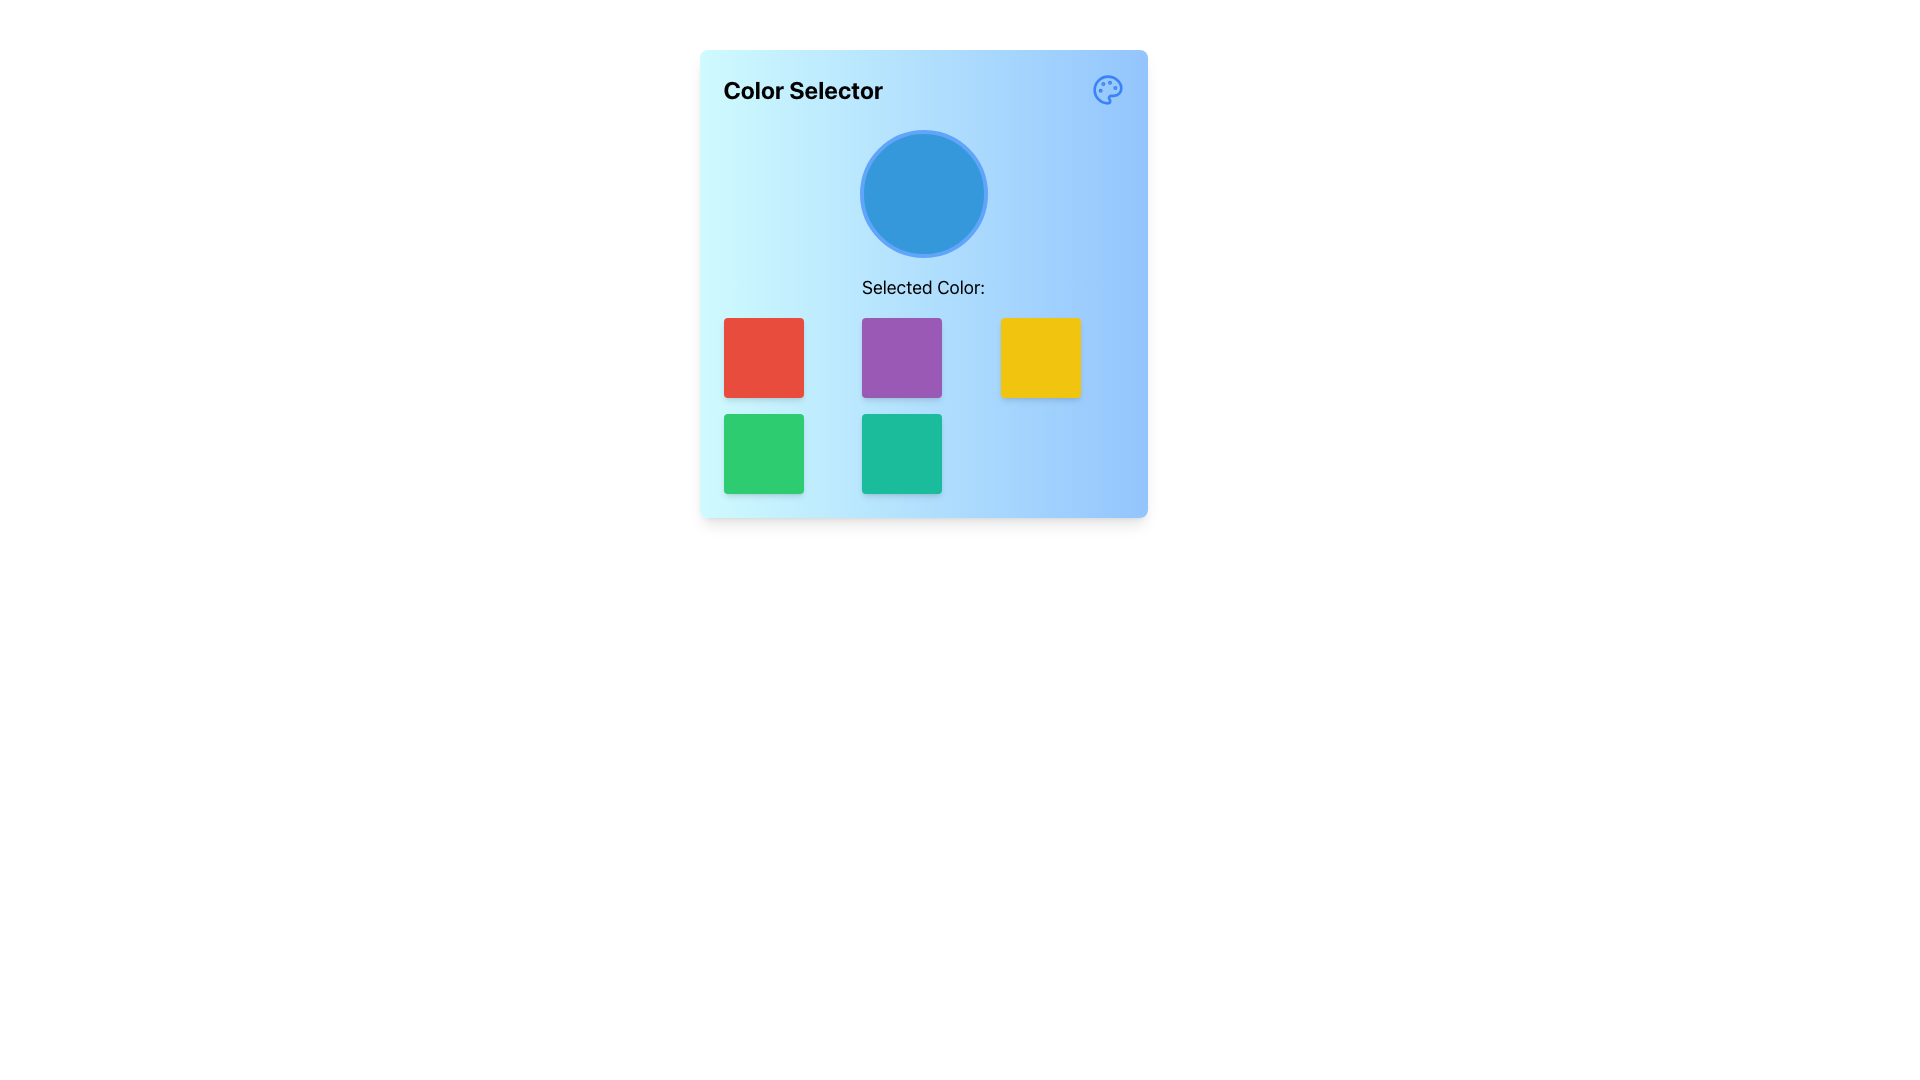  What do you see at coordinates (922, 312) in the screenshot?
I see `the 'Selected Color' text label that describes the function of the color display feature in the Color Selector interface, located below the blue circular color display` at bounding box center [922, 312].